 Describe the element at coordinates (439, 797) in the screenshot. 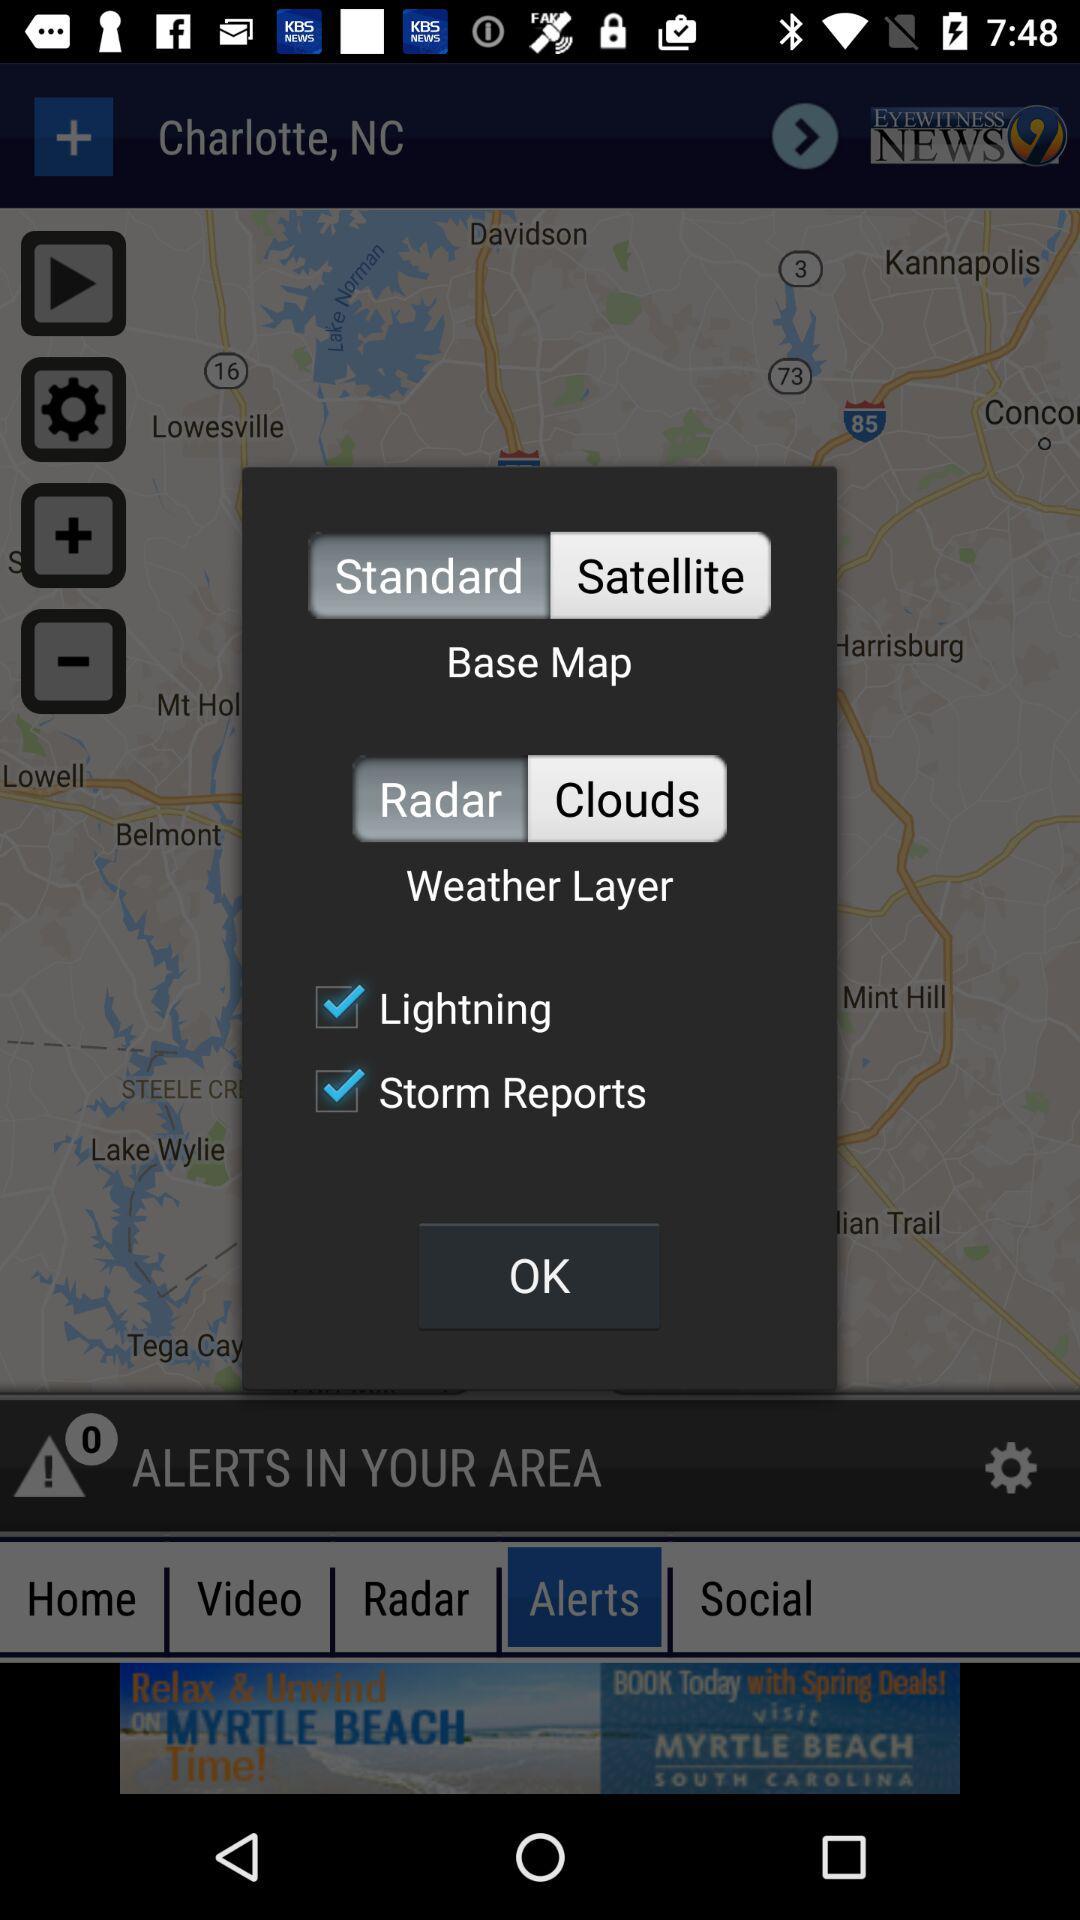

I see `icon above the weather layer icon` at that location.